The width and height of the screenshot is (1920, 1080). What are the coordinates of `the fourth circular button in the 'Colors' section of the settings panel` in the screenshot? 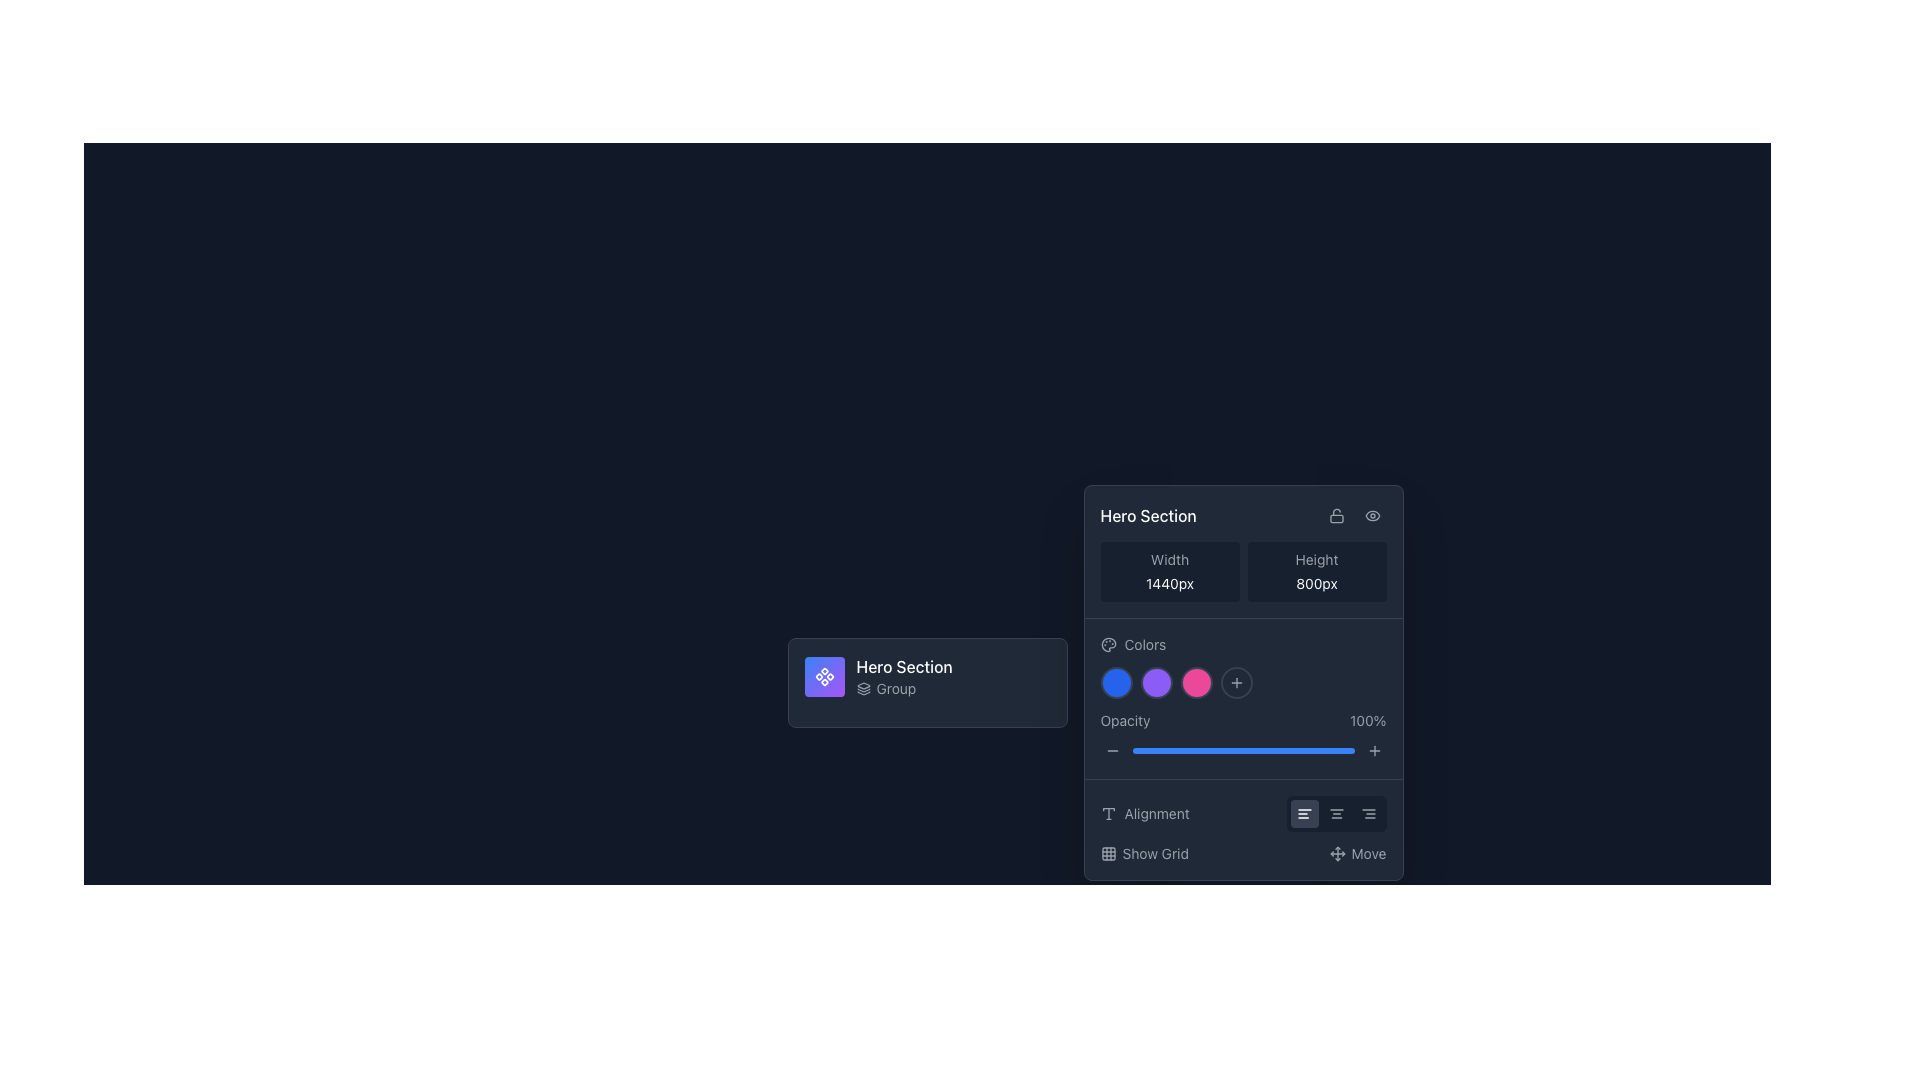 It's located at (1235, 681).